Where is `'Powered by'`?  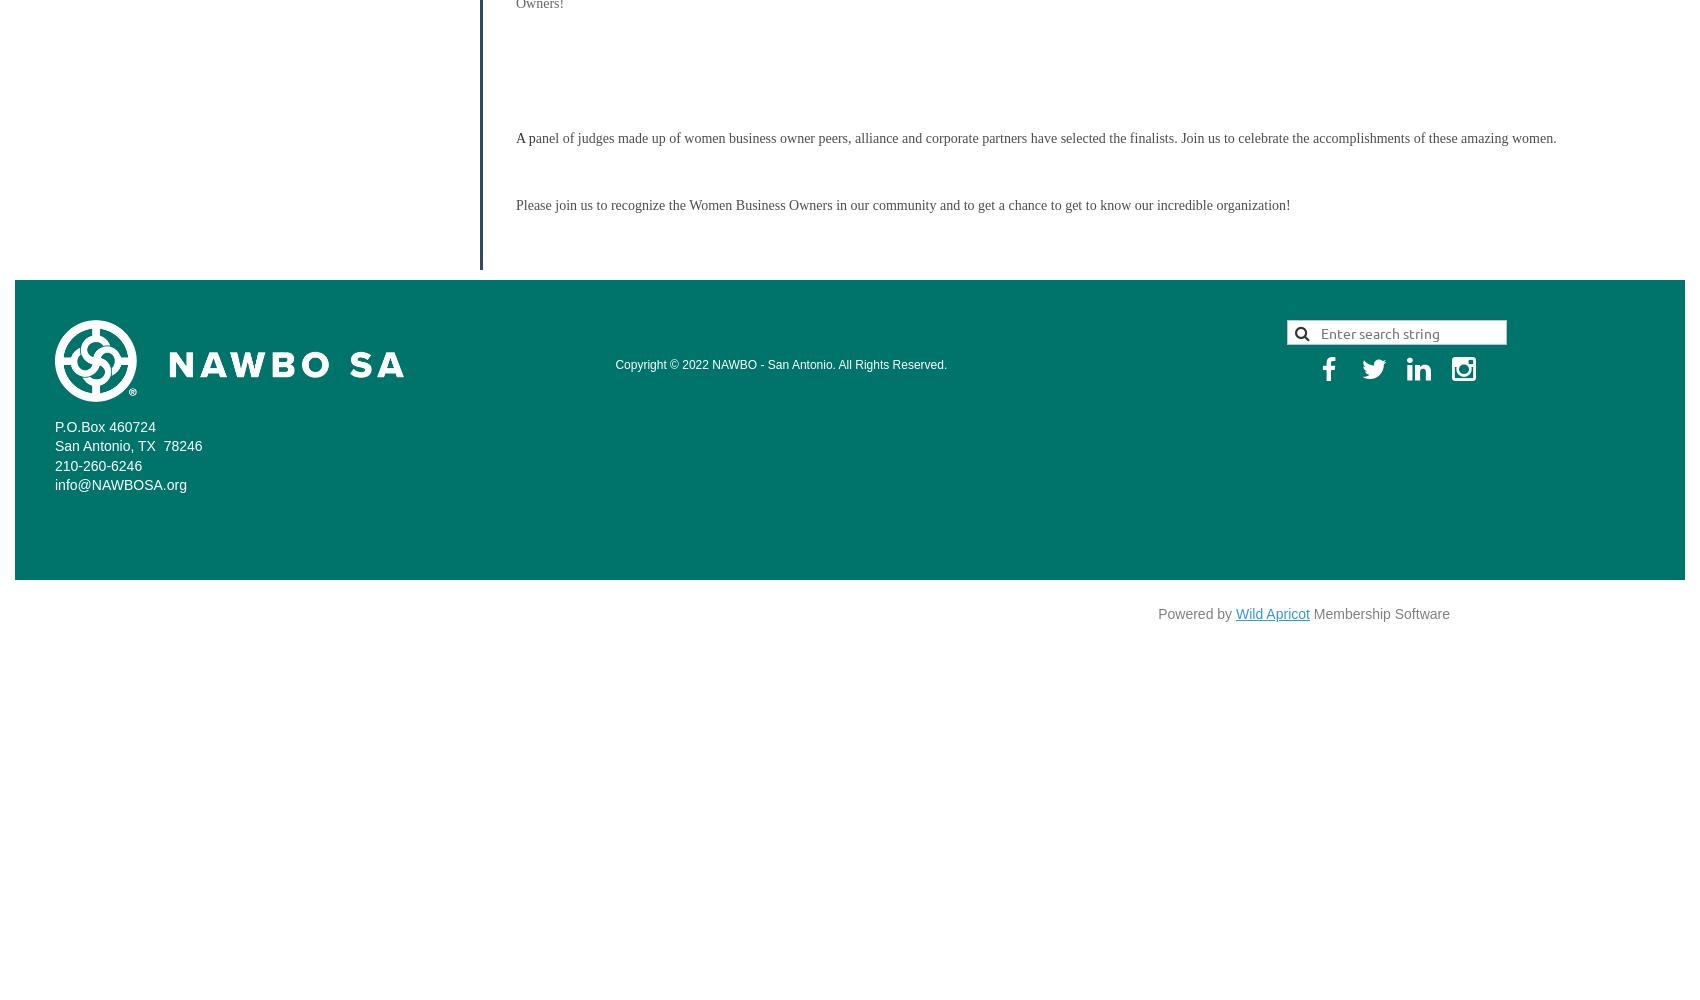 'Powered by' is located at coordinates (1195, 612).